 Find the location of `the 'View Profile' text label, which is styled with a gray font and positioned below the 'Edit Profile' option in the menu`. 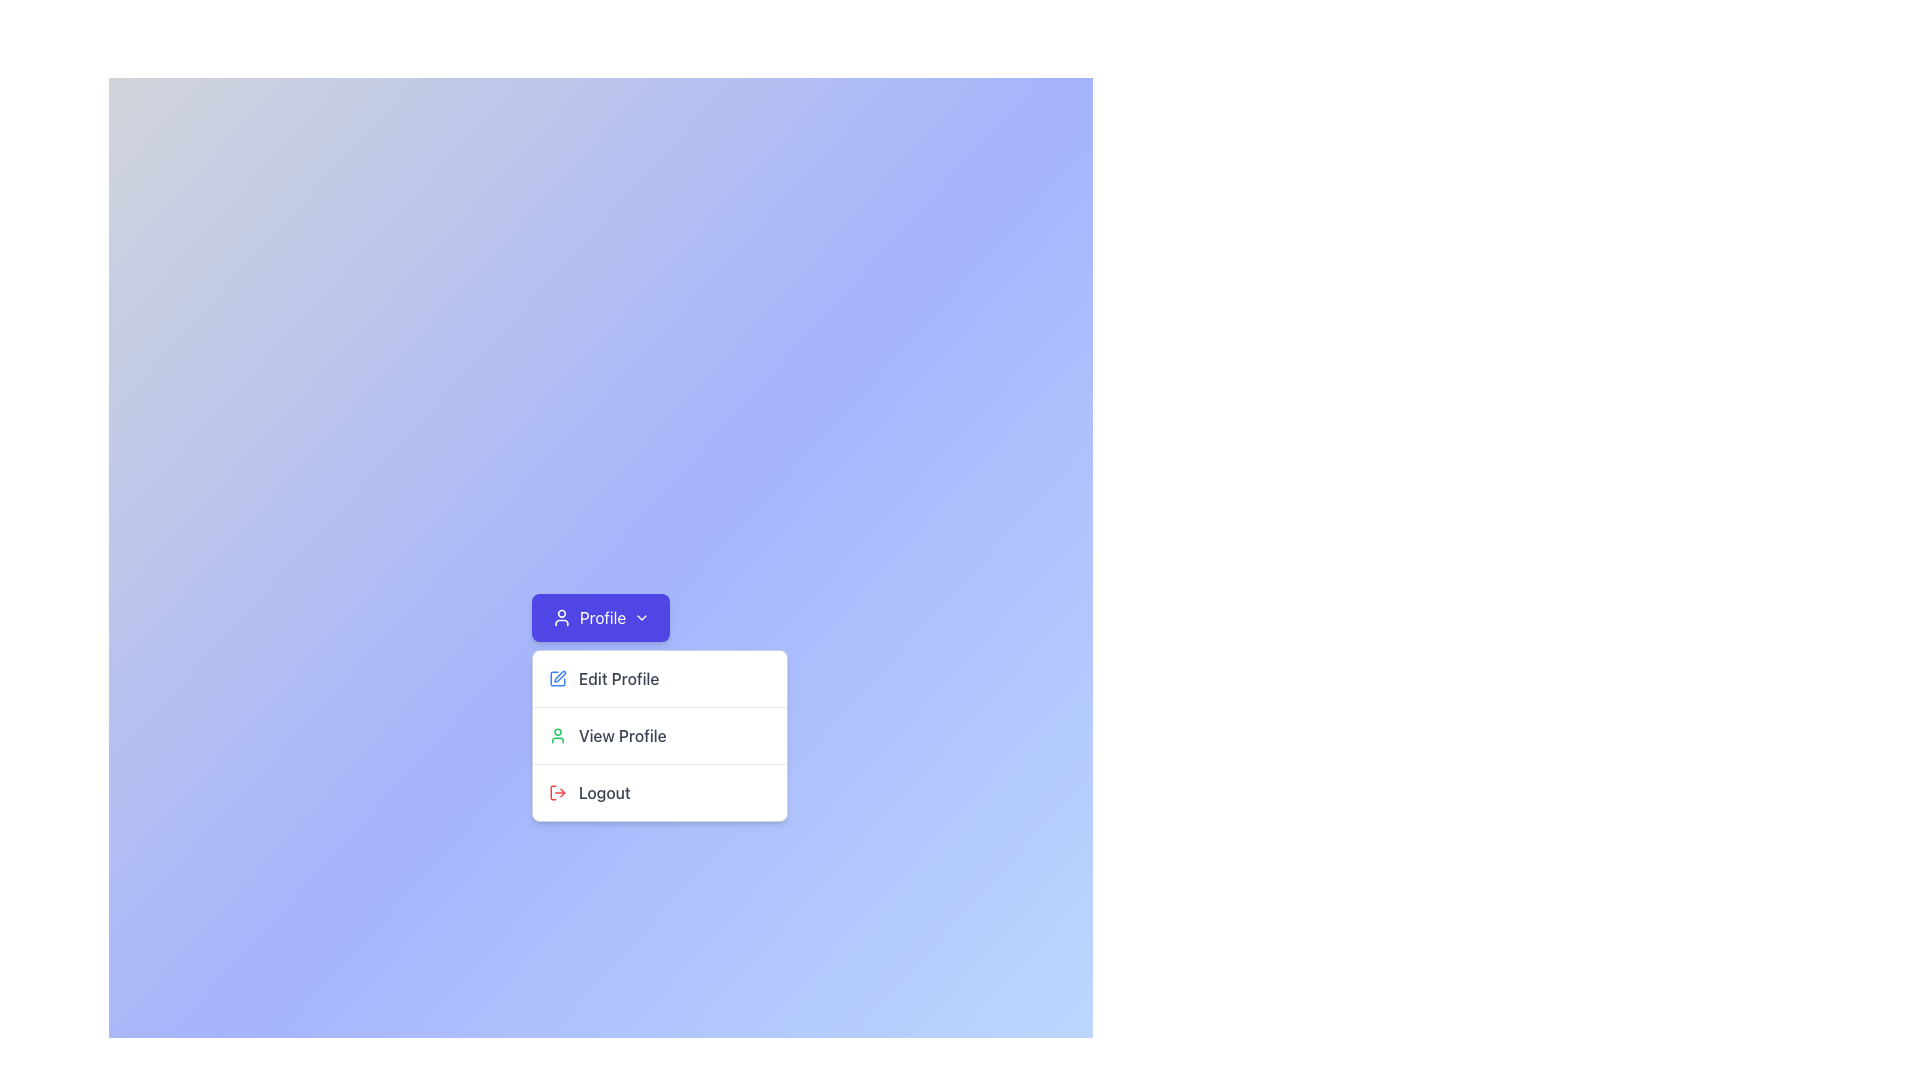

the 'View Profile' text label, which is styled with a gray font and positioned below the 'Edit Profile' option in the menu is located at coordinates (621, 736).